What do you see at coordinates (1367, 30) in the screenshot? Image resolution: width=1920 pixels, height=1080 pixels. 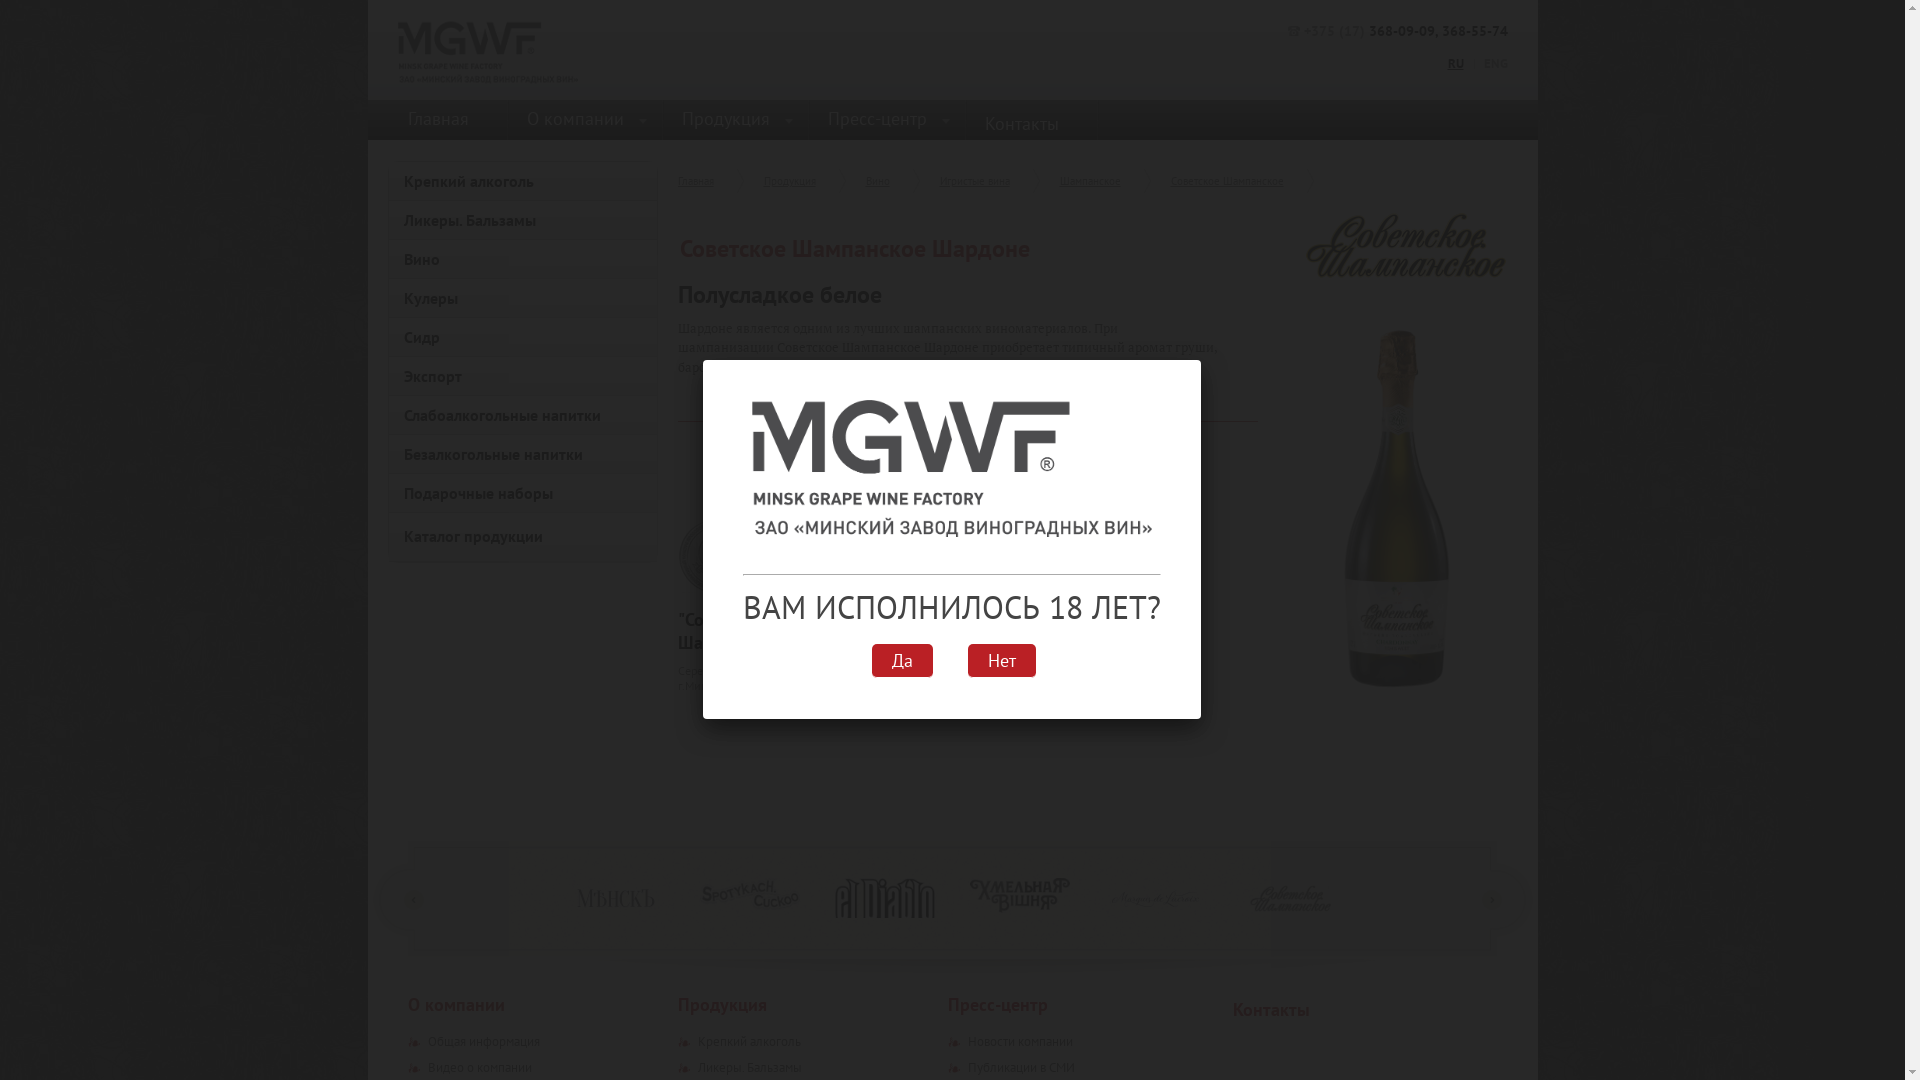 I see `'368-09-09'` at bounding box center [1367, 30].